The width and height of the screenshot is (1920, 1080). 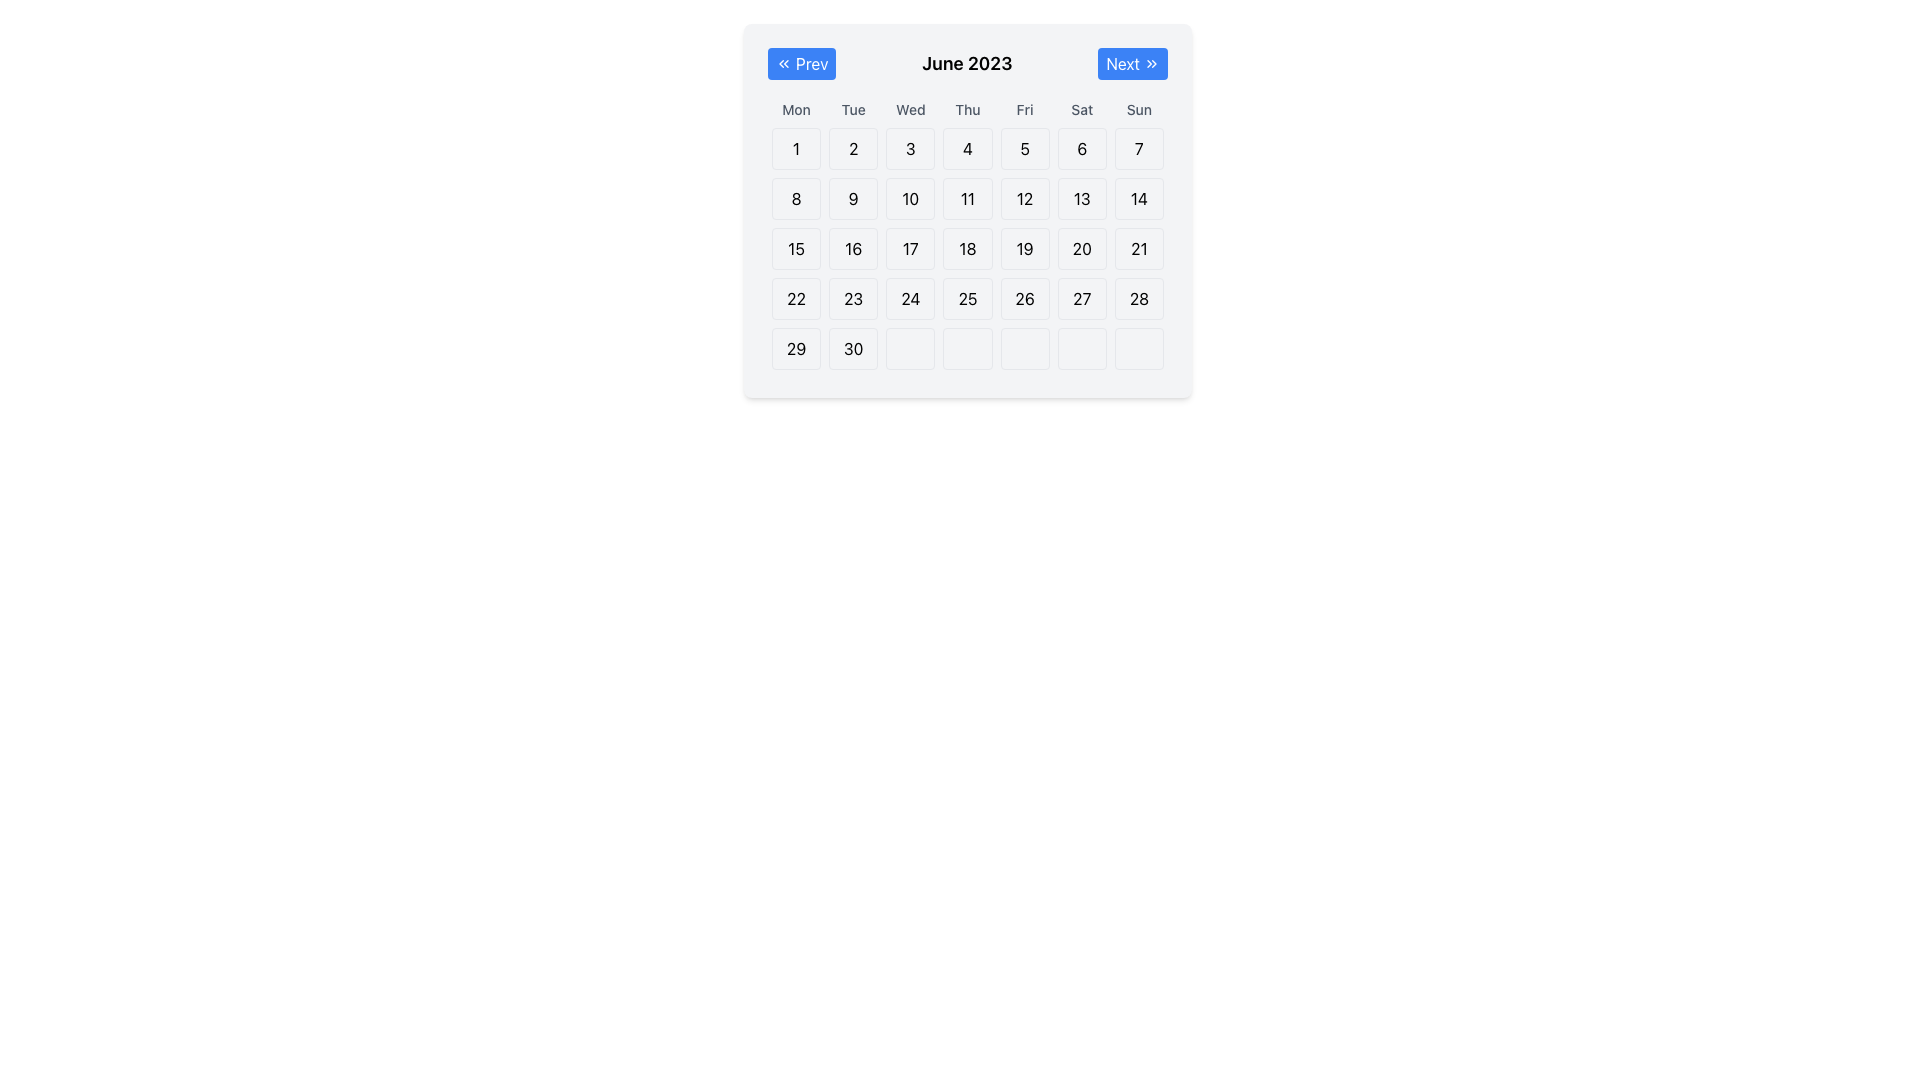 What do you see at coordinates (968, 199) in the screenshot?
I see `the button displaying the number '11'` at bounding box center [968, 199].